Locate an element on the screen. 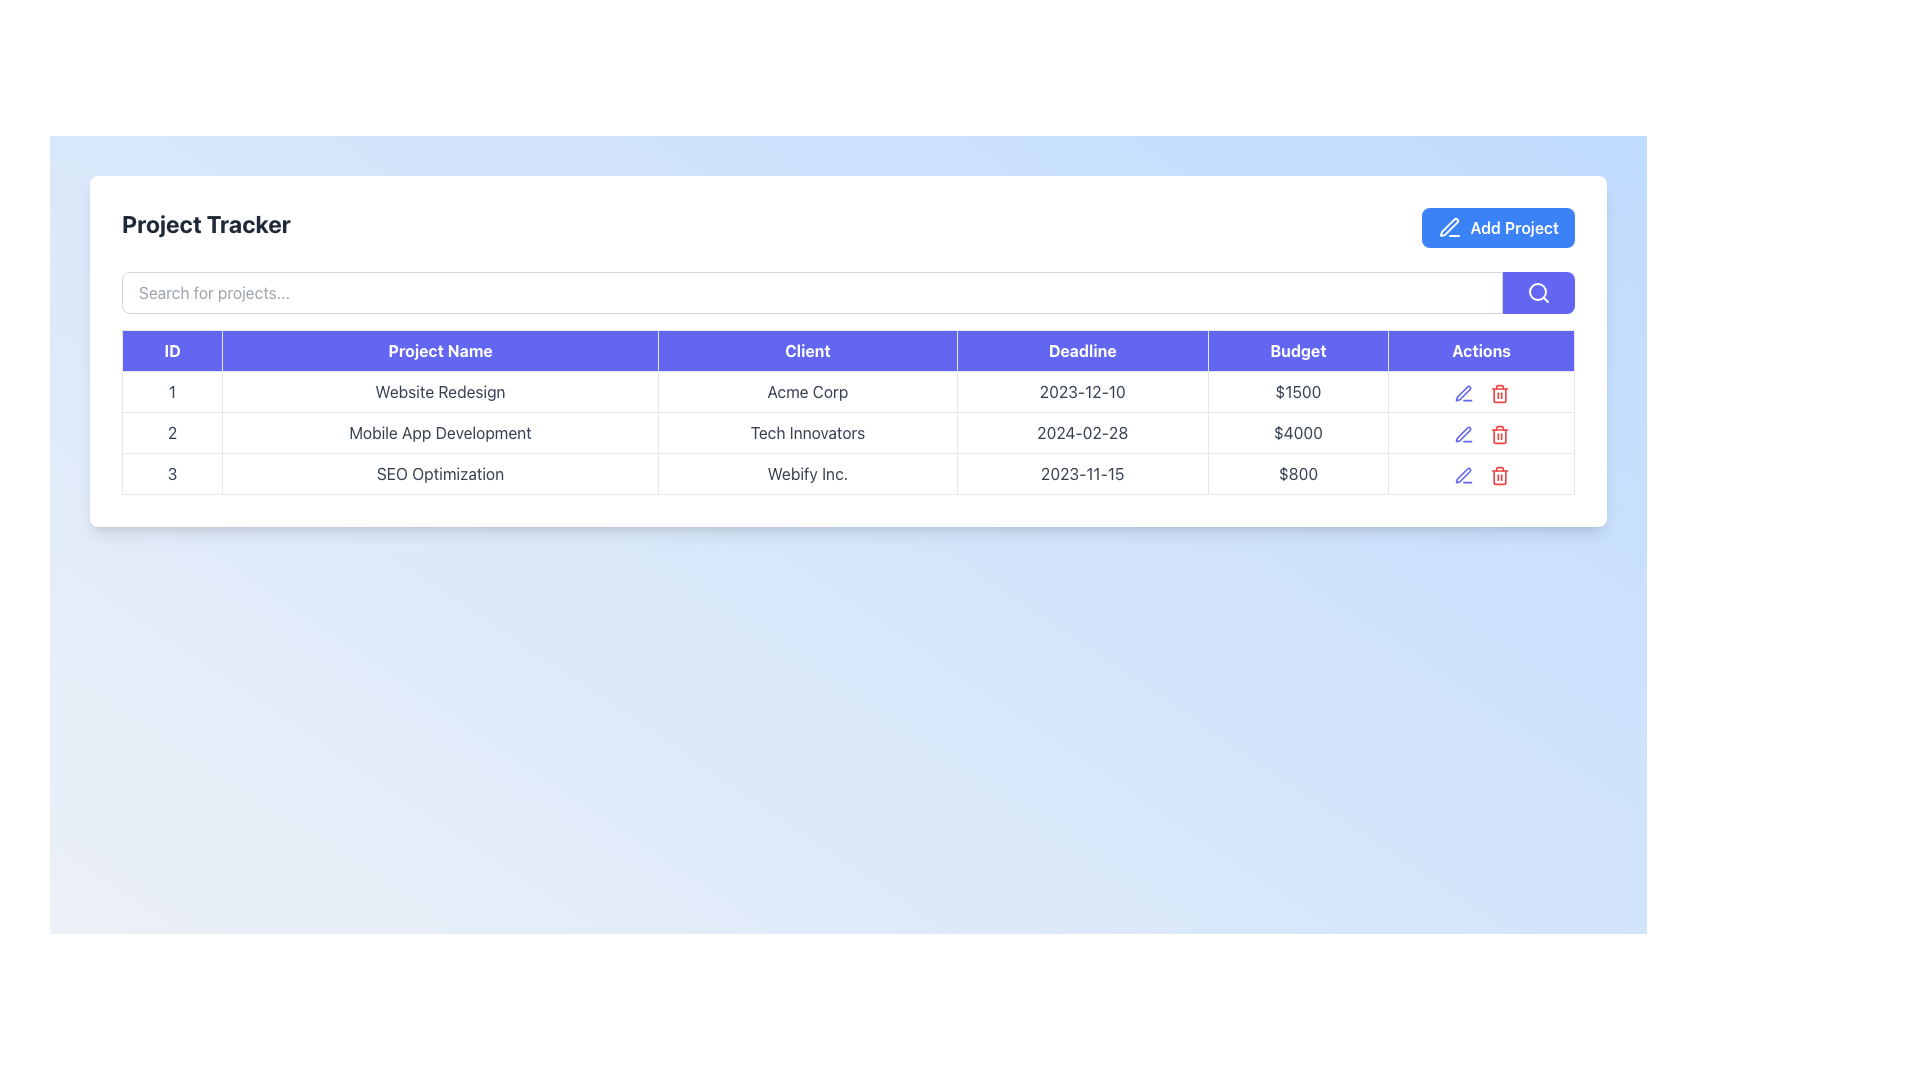 Image resolution: width=1920 pixels, height=1080 pixels. the trash can icon is located at coordinates (1499, 433).